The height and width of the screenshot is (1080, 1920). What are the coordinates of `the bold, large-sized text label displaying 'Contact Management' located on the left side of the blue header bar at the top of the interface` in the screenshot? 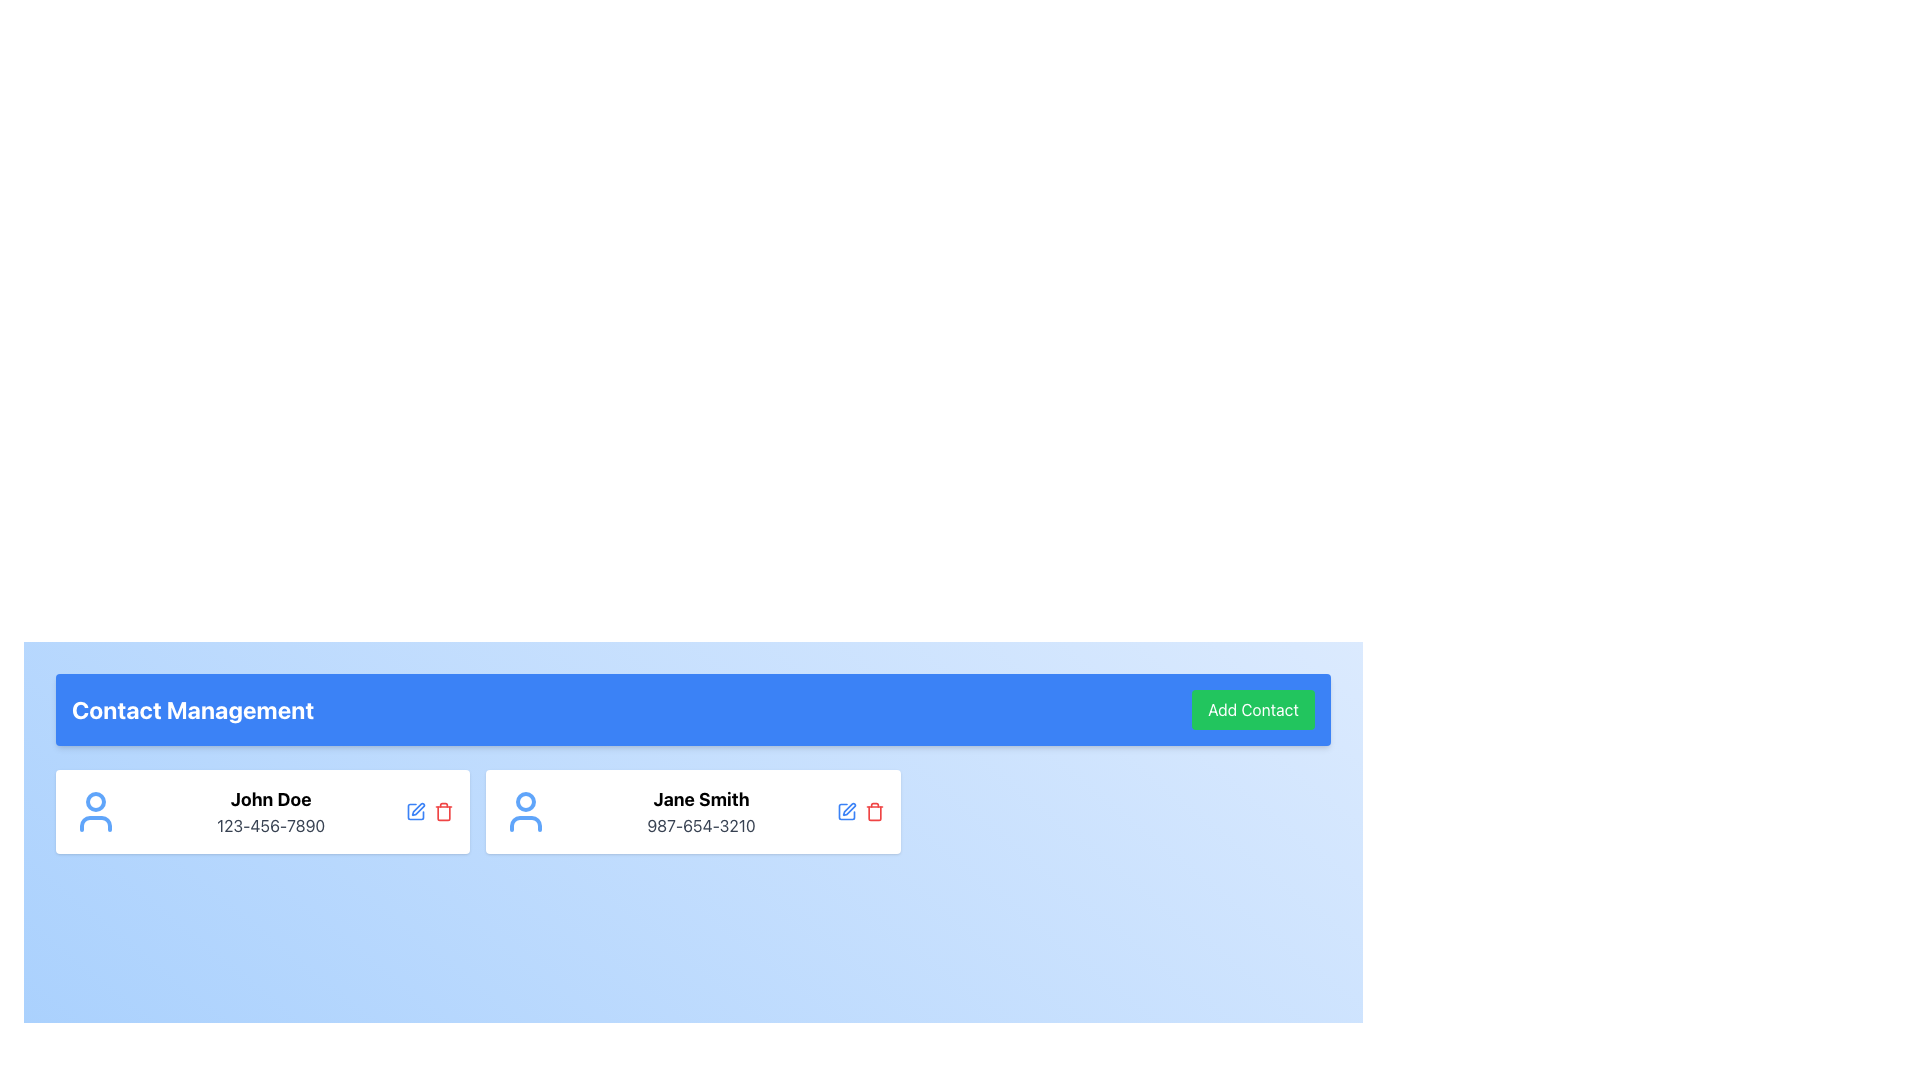 It's located at (193, 708).